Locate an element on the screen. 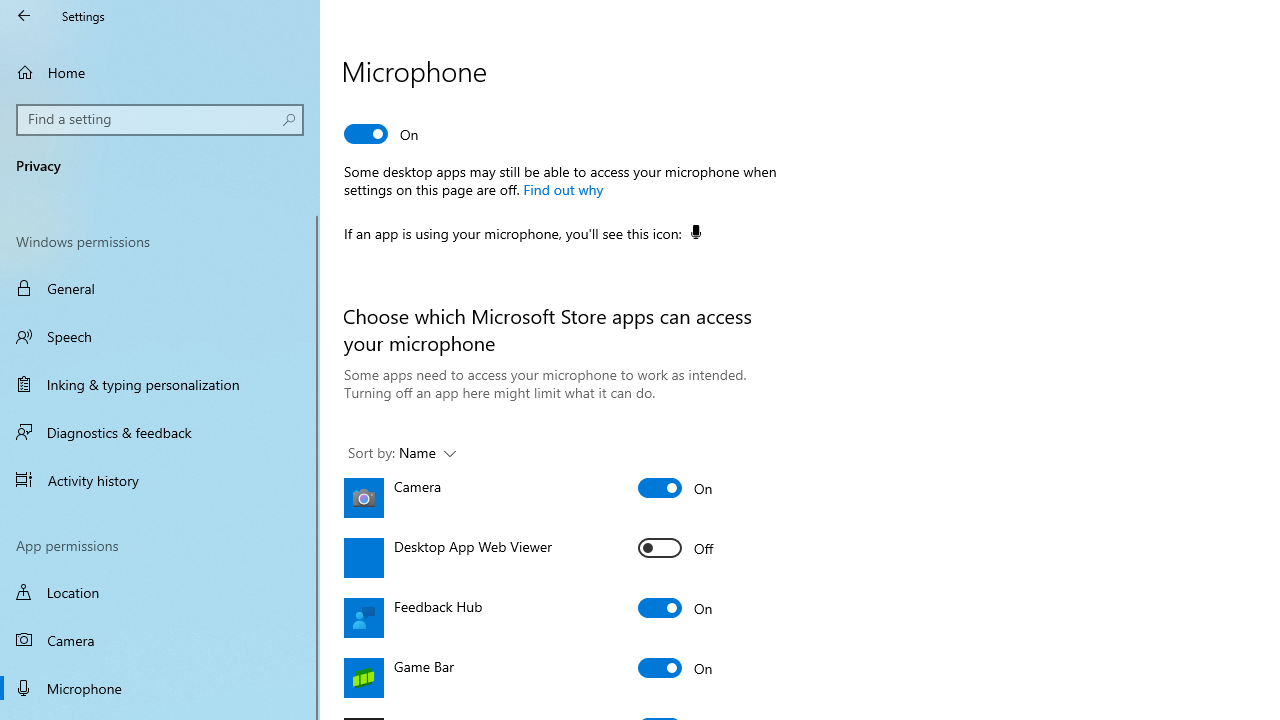 The image size is (1280, 720). 'Sort by: Name' is located at coordinates (400, 453).